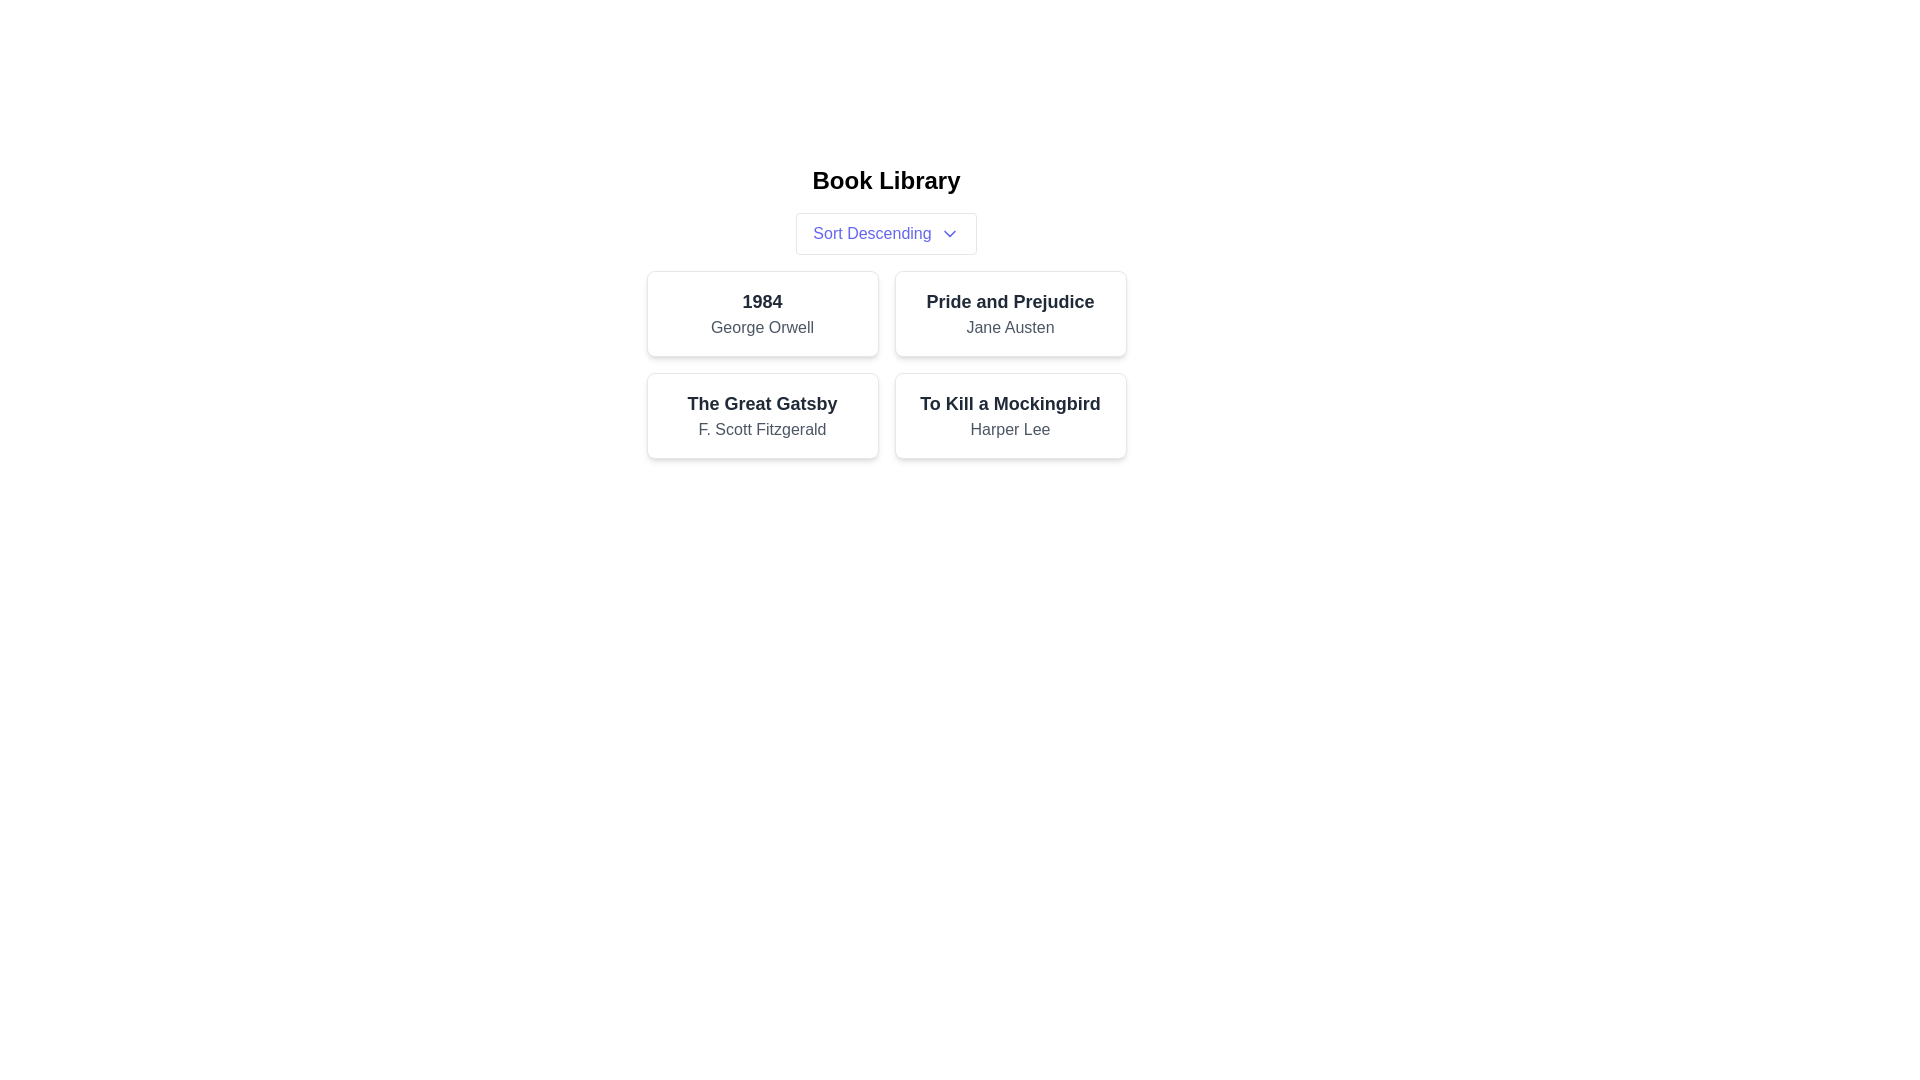 The width and height of the screenshot is (1920, 1080). I want to click on information of the card displaying '1984' by George Orwell, which is styled with a white background and rounded corners, located in the top-left of the book entry grid, so click(761, 313).